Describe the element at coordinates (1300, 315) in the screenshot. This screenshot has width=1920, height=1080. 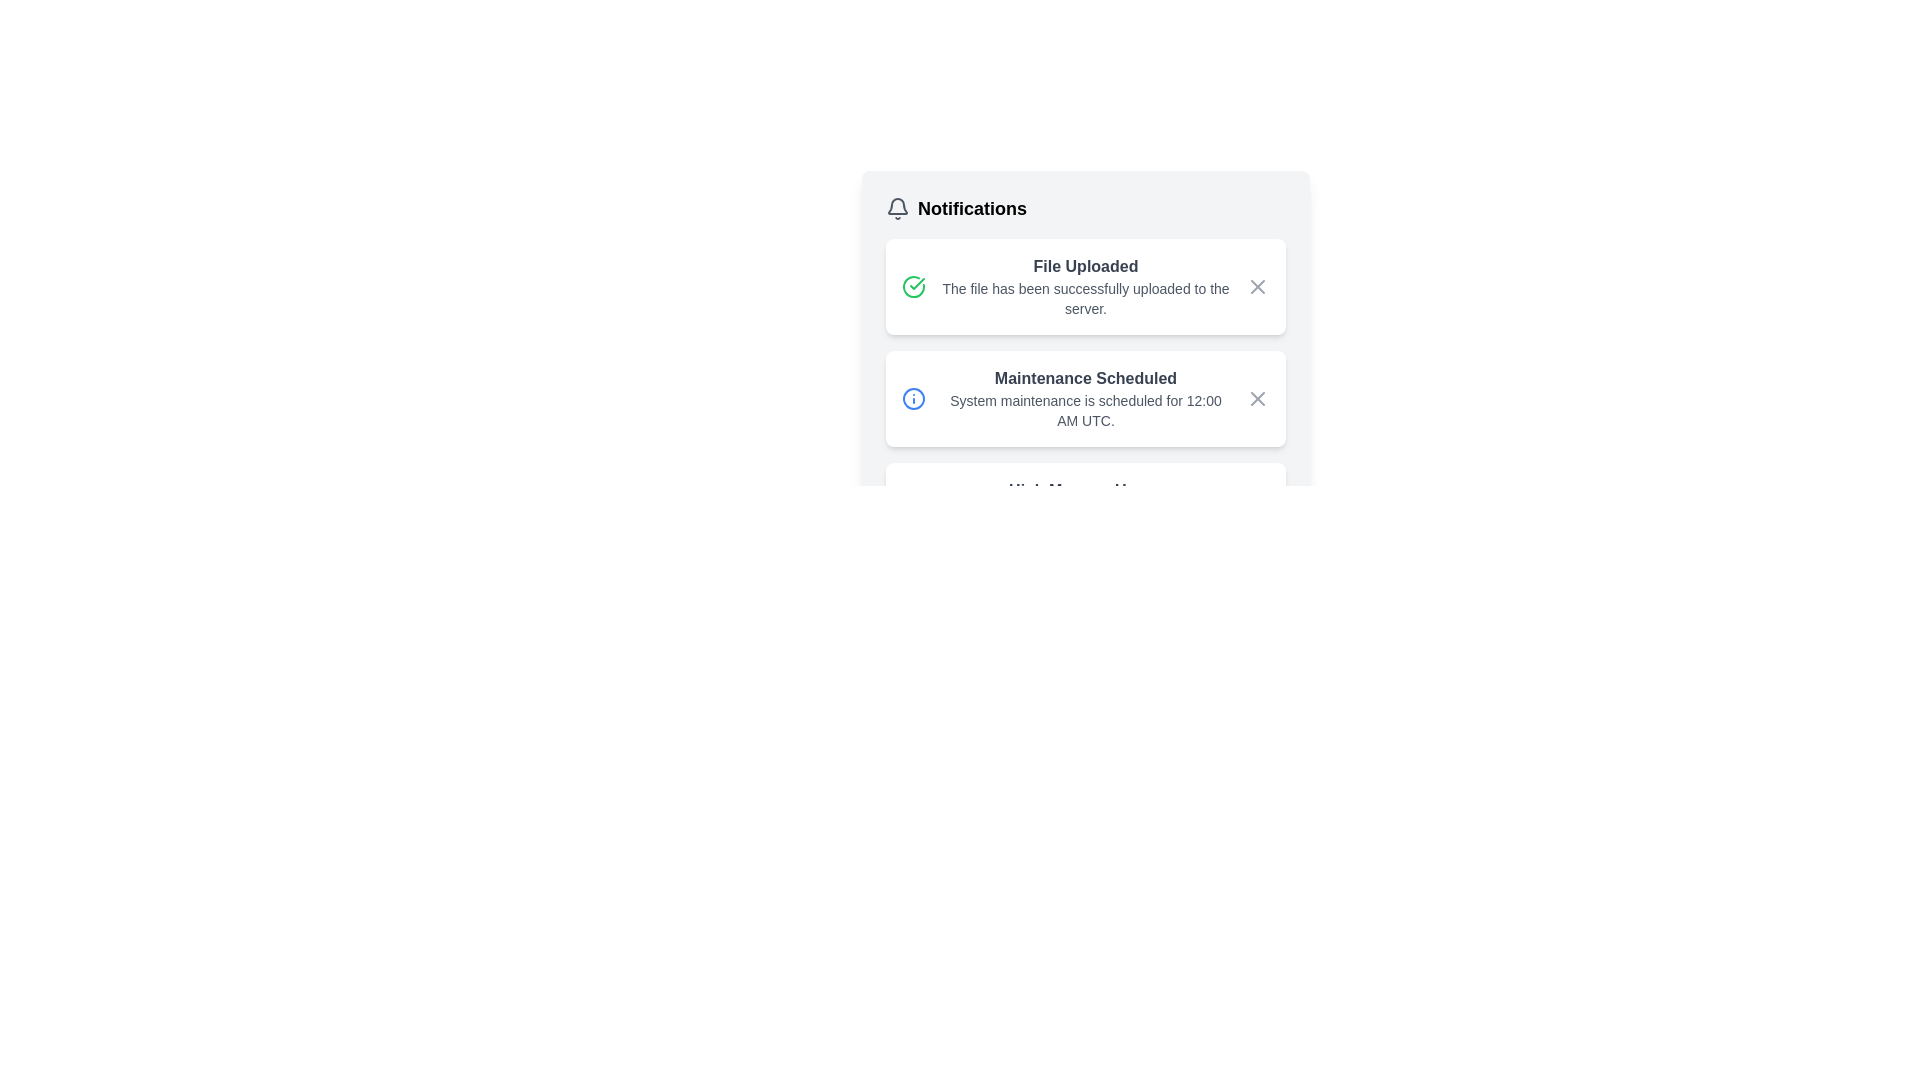
I see `the icons within the notification widget, which is a rectangular panel with a white background and rounded corners` at that location.